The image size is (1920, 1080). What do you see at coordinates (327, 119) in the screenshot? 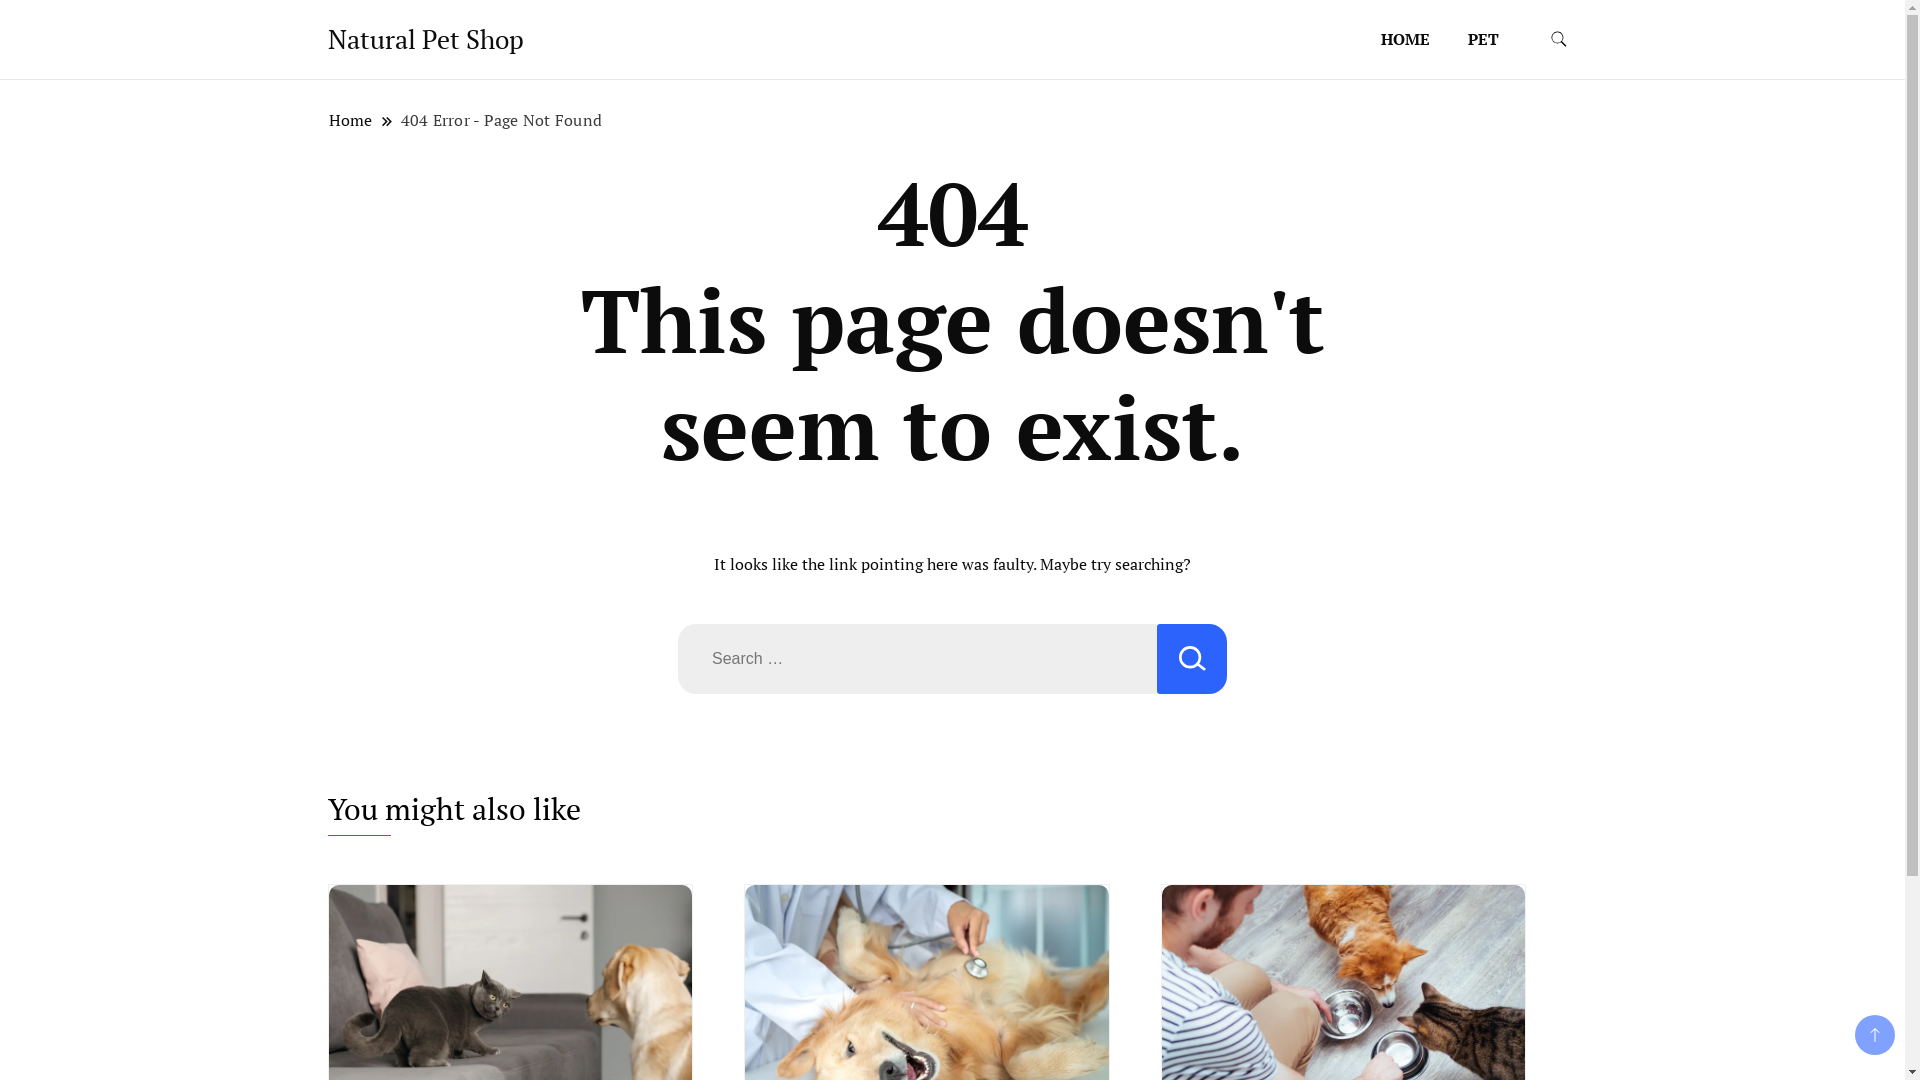
I see `'Home'` at bounding box center [327, 119].